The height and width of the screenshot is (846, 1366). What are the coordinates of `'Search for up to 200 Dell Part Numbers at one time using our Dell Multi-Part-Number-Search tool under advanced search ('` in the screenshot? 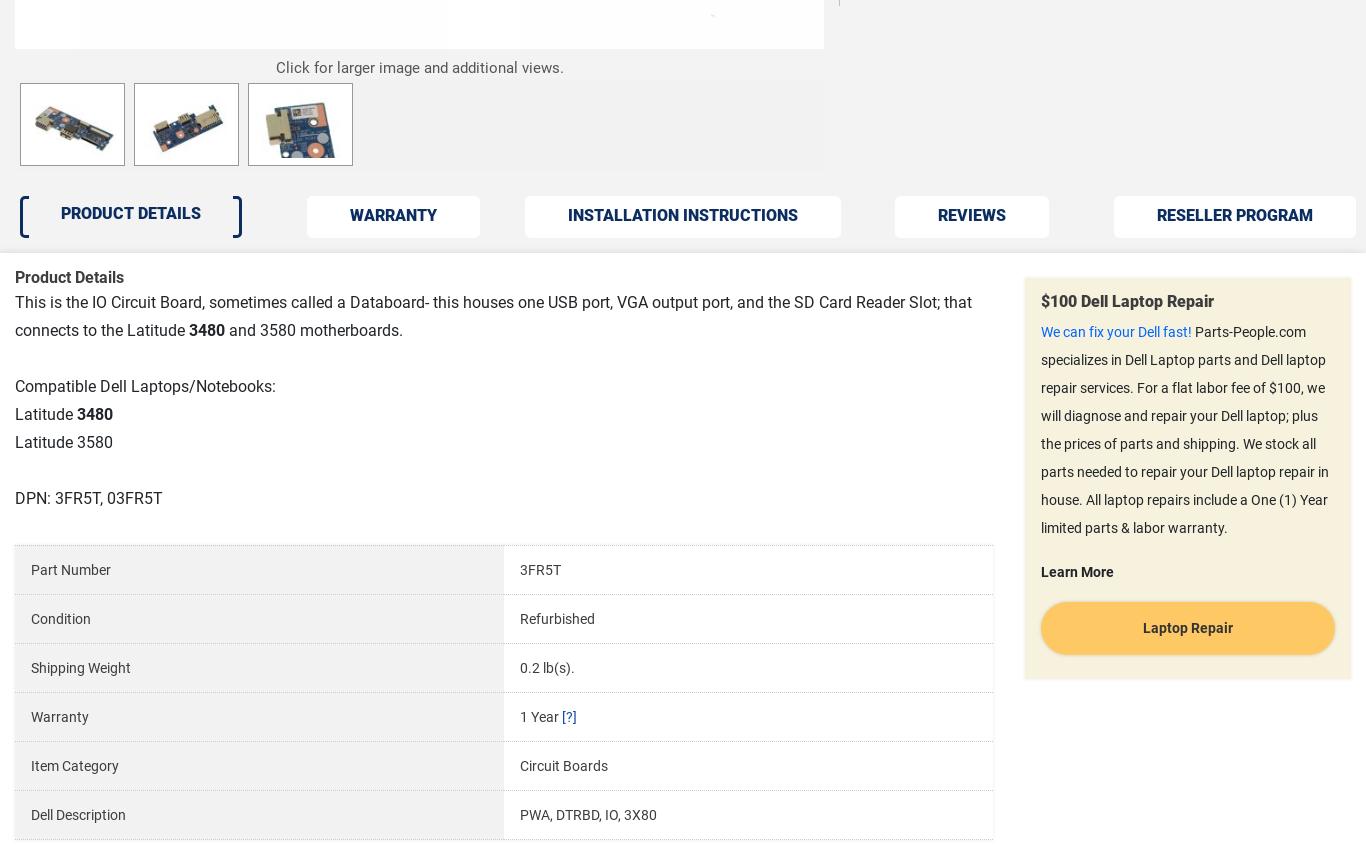 It's located at (62, 230).